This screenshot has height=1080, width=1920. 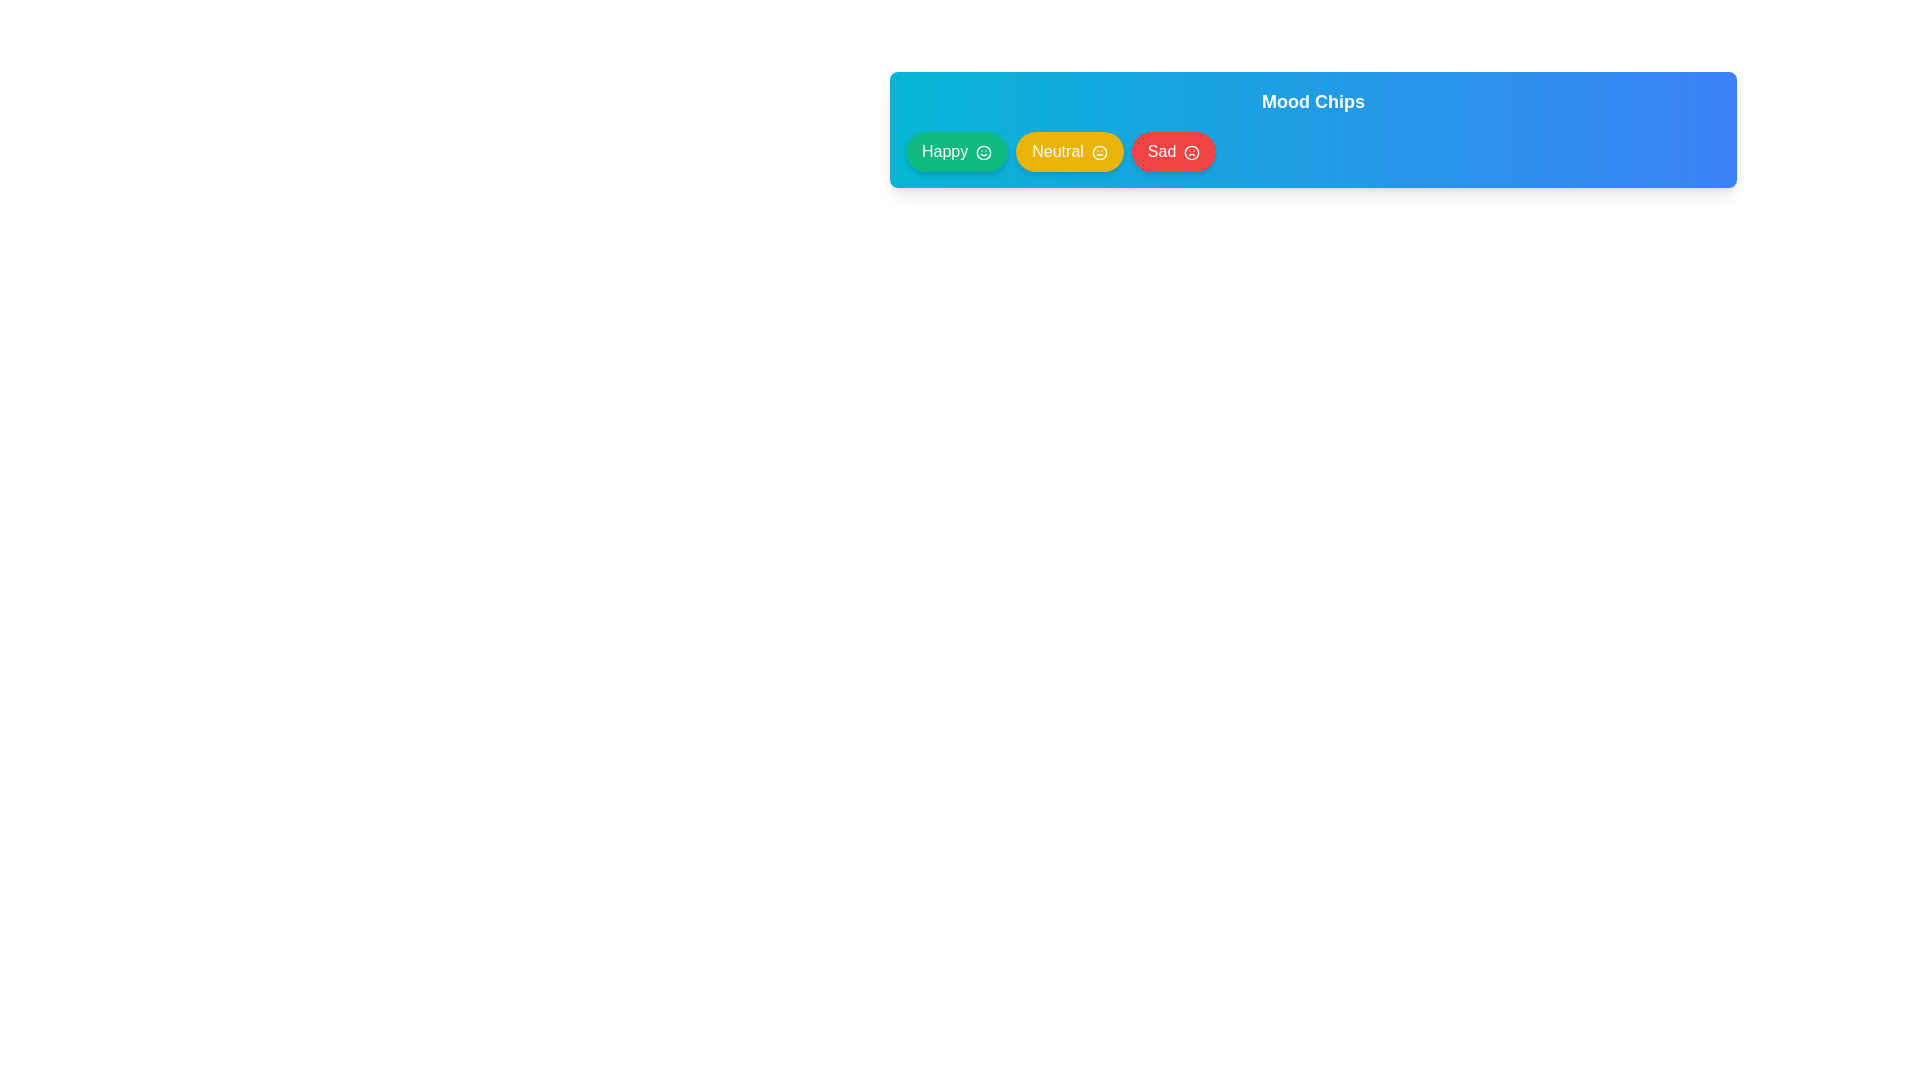 I want to click on the SVG Circle representing the 'Sad' mood option, which is the third button from the left in the mood selection lineup, so click(x=1192, y=151).